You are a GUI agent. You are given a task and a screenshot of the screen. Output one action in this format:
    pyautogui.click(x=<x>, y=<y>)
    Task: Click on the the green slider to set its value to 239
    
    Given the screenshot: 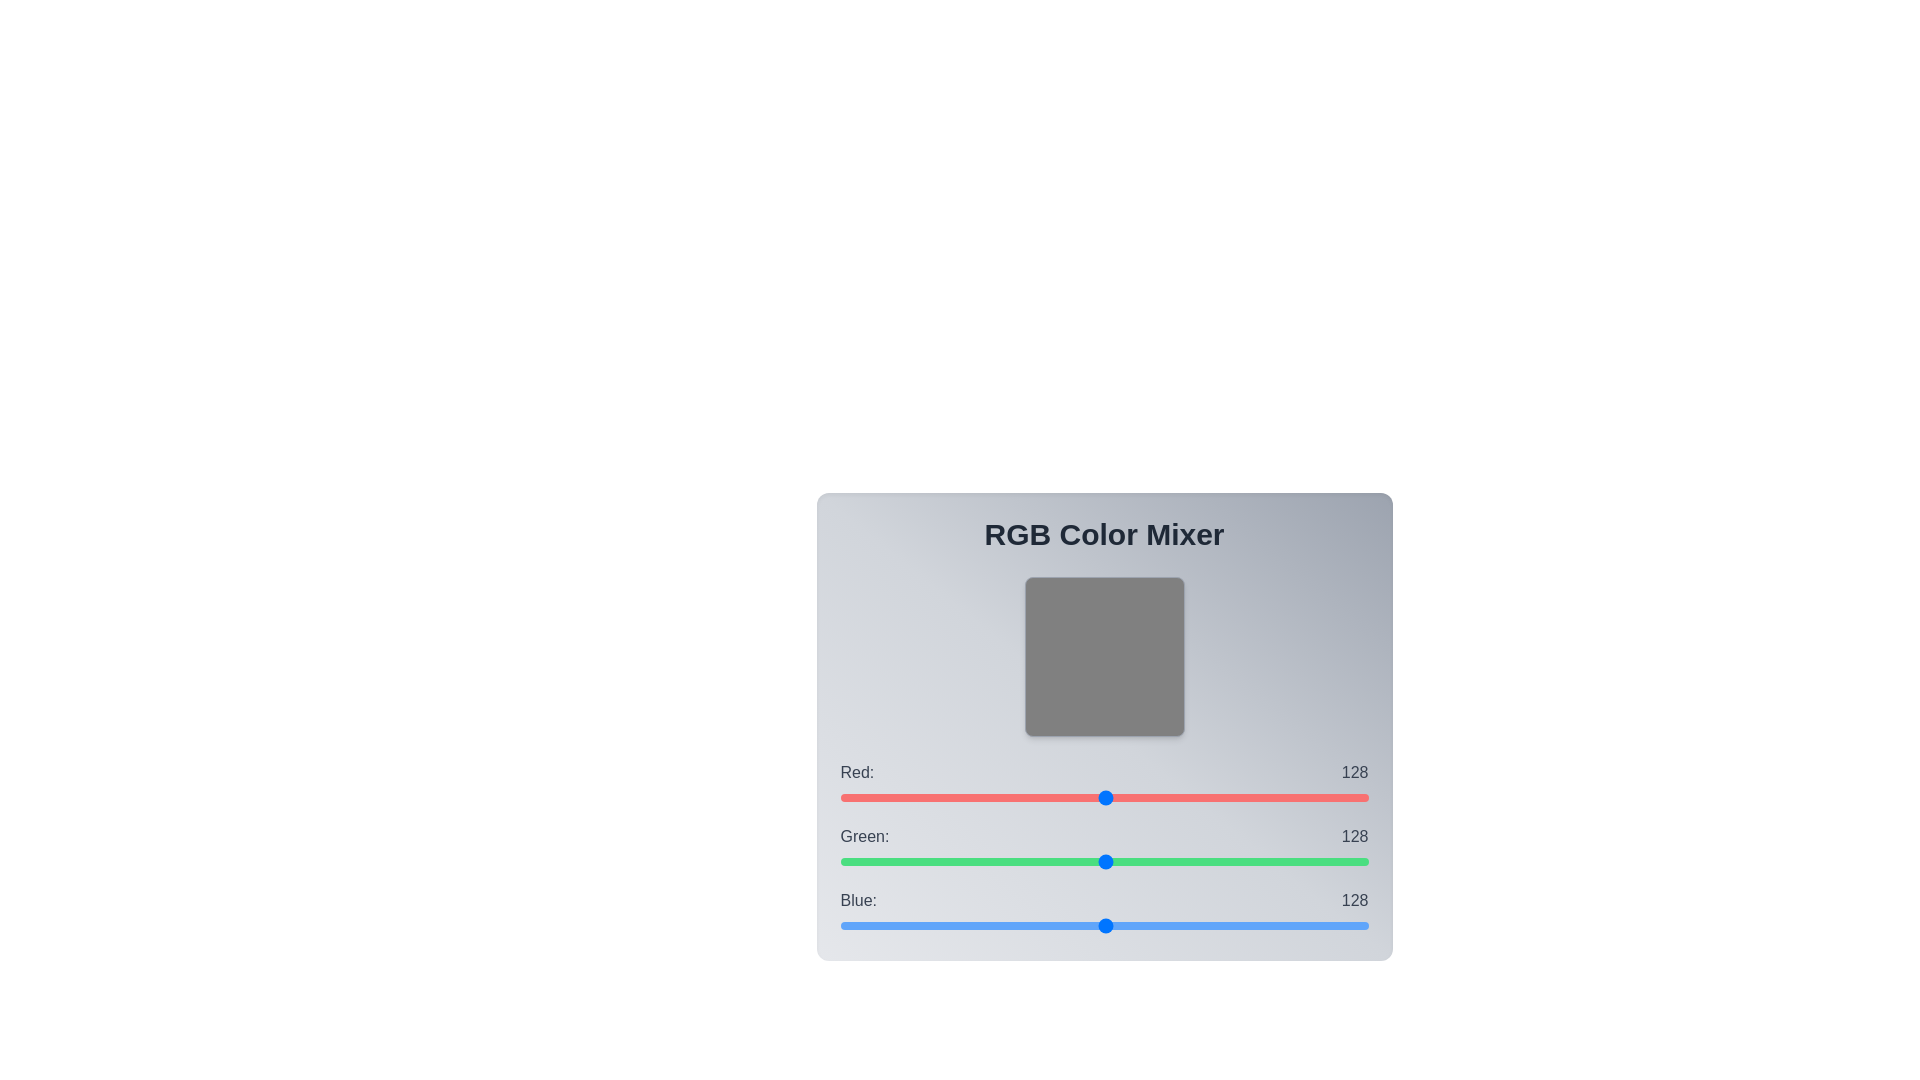 What is the action you would take?
    pyautogui.click(x=1335, y=860)
    